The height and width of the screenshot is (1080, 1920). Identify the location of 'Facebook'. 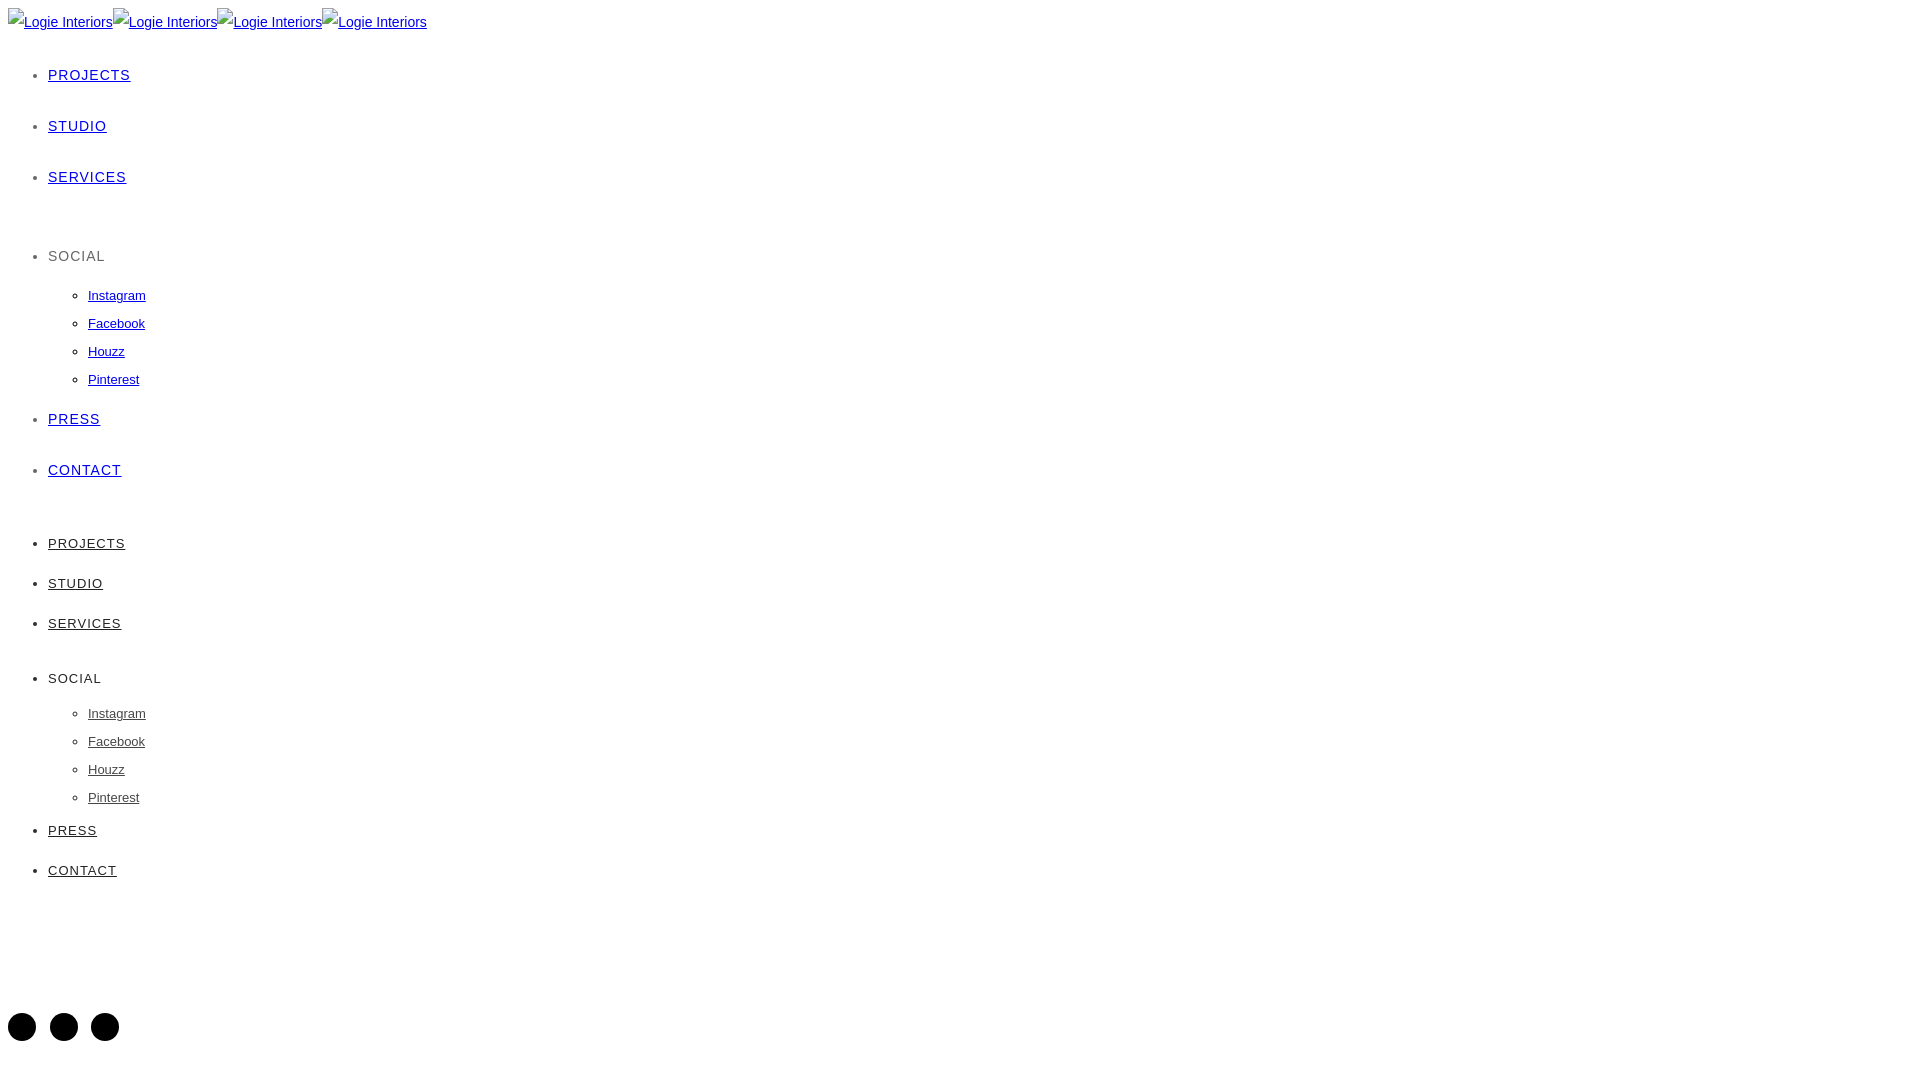
(86, 741).